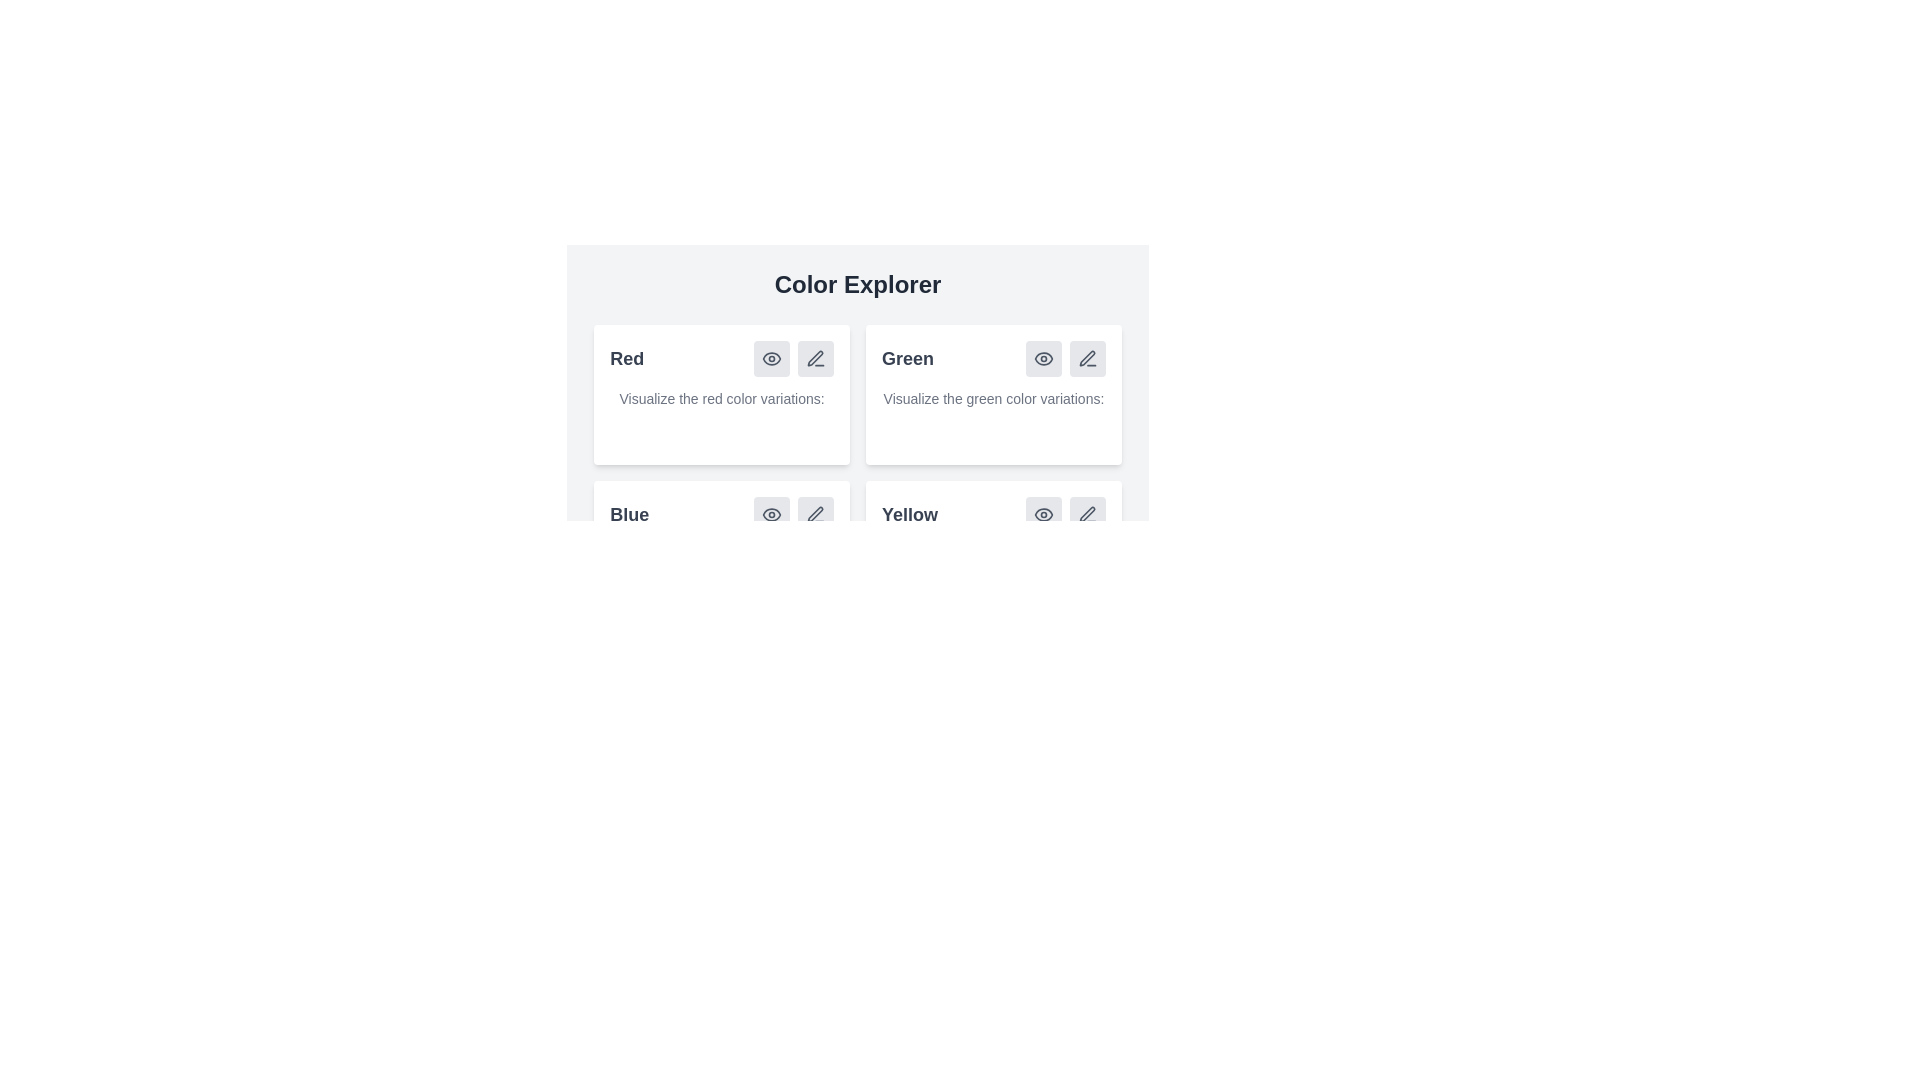 Image resolution: width=1920 pixels, height=1080 pixels. Describe the element at coordinates (858, 370) in the screenshot. I see `the right tile of the first row in the navigational grid under 'Color Explorer' to interact with the content` at that location.